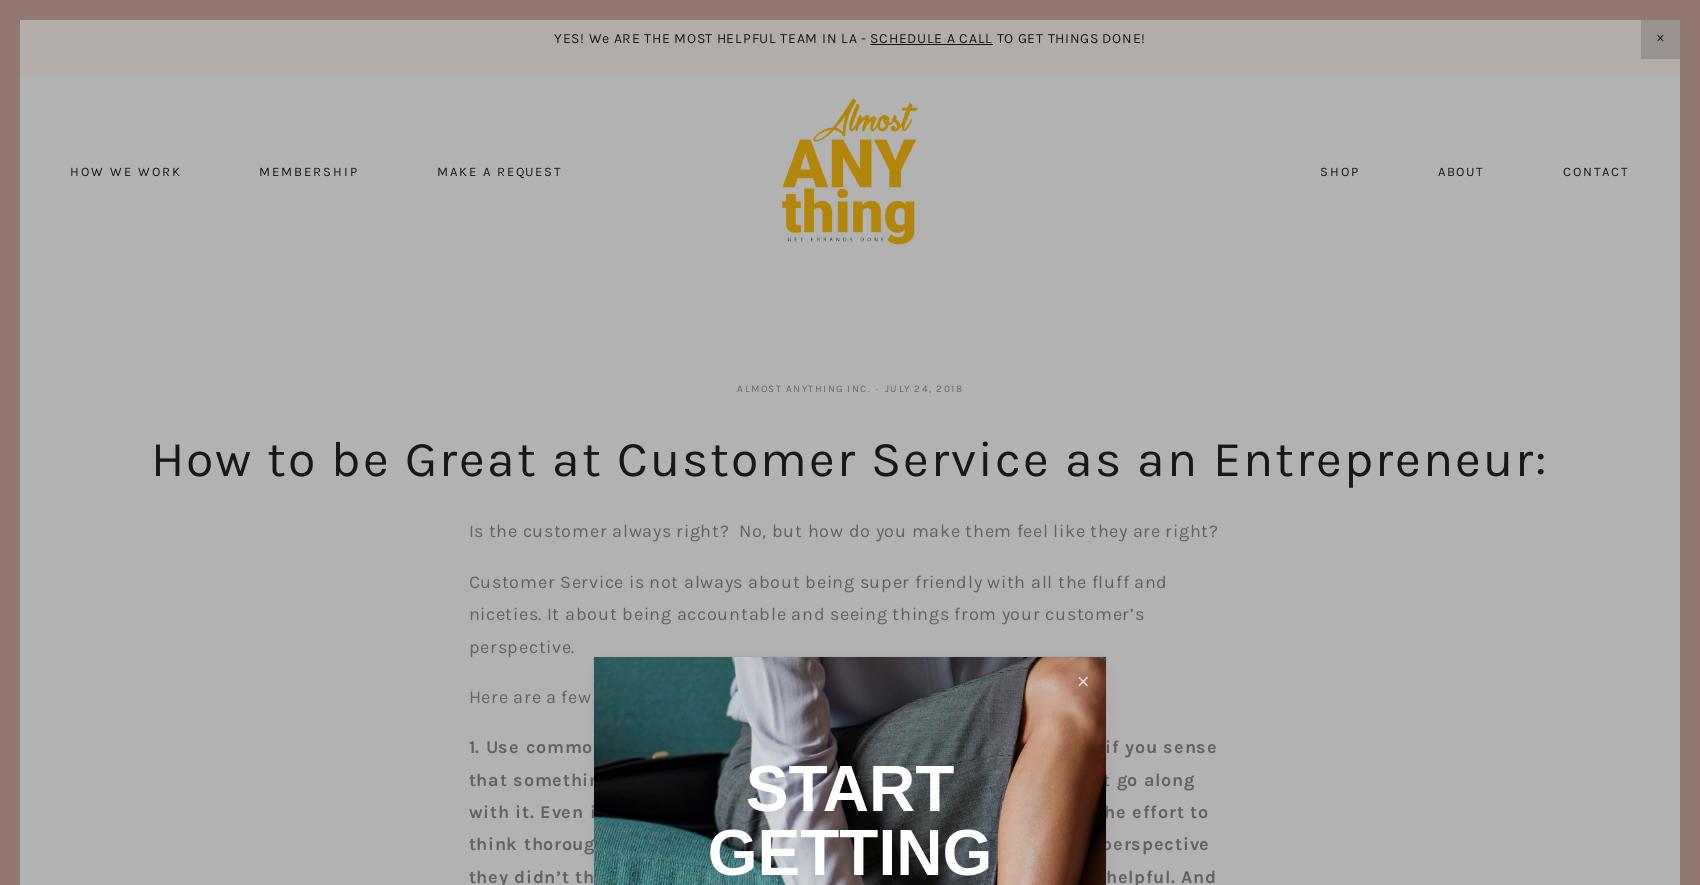  What do you see at coordinates (850, 458) in the screenshot?
I see `'How to be Great at Customer Service as an Entrepreneur:'` at bounding box center [850, 458].